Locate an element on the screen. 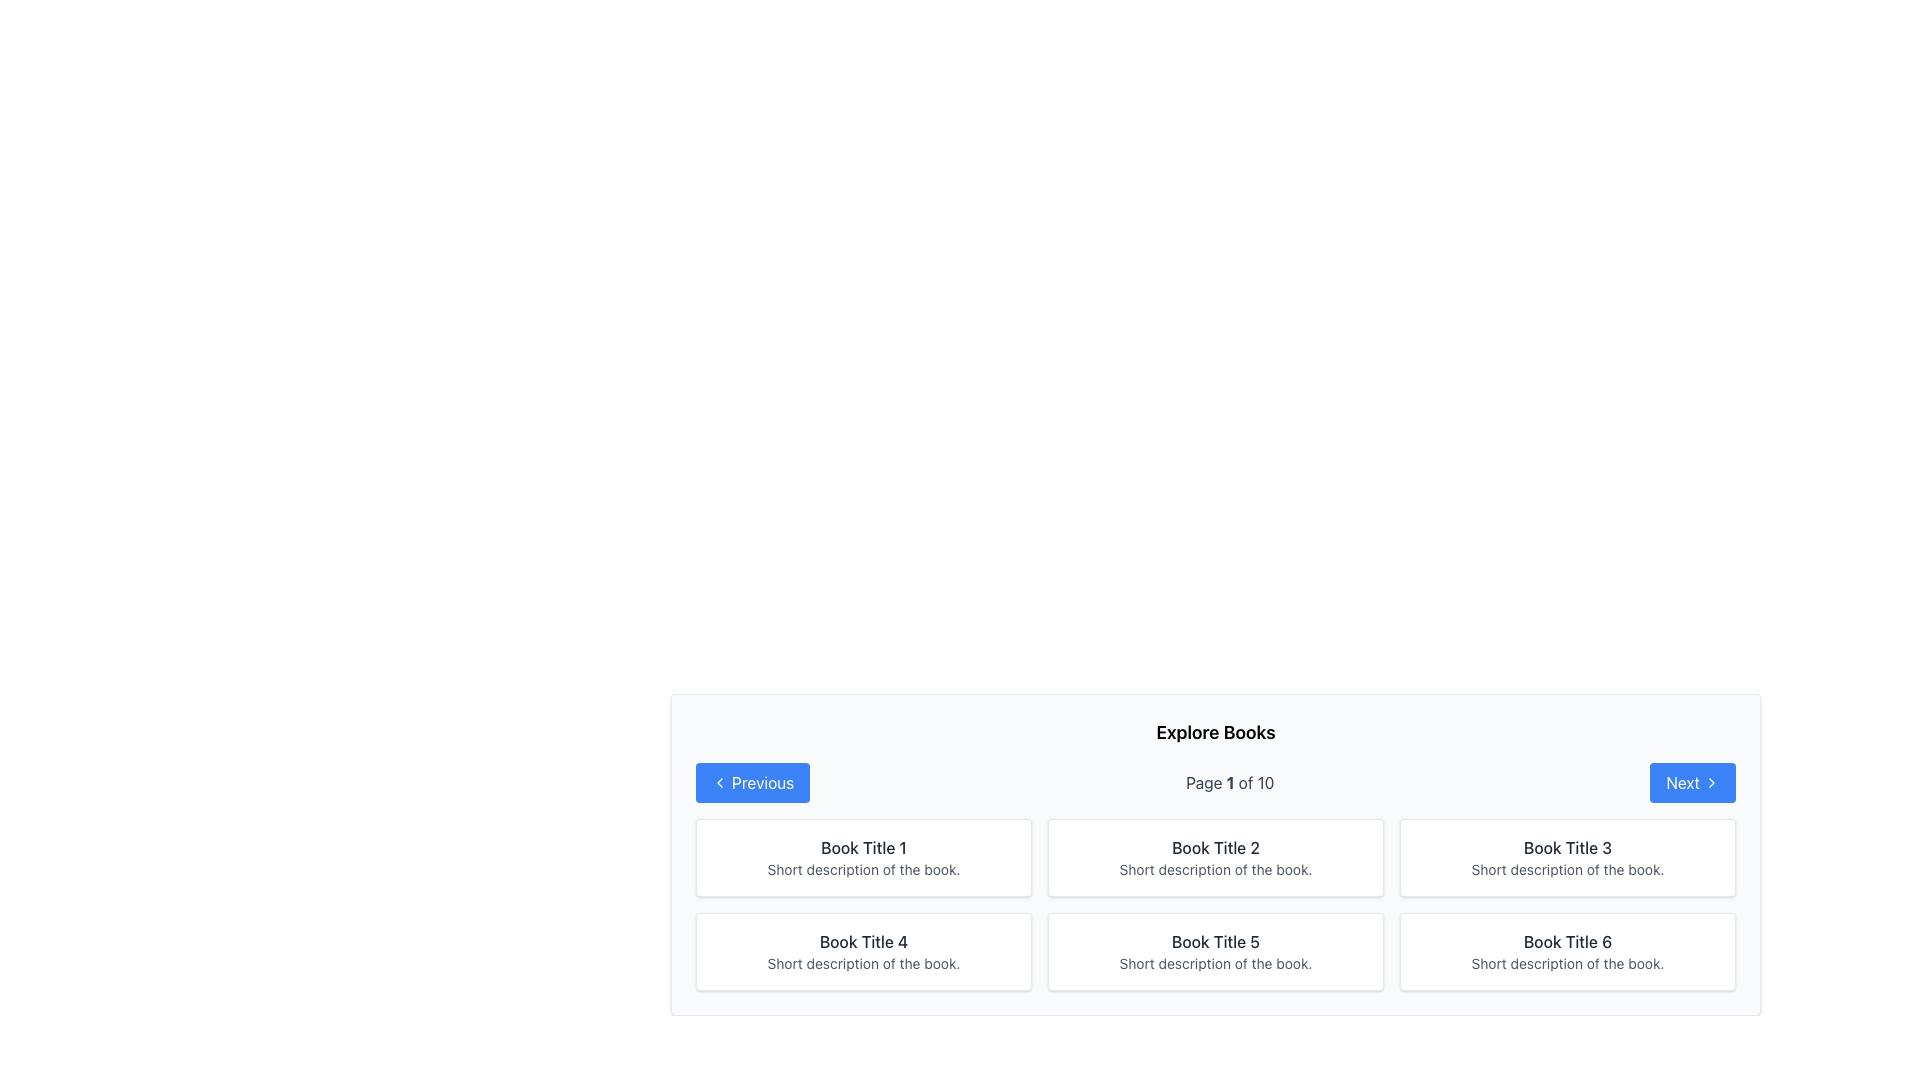 The width and height of the screenshot is (1920, 1080). the pagination button located at the far right of the pagination bar is located at coordinates (1692, 782).